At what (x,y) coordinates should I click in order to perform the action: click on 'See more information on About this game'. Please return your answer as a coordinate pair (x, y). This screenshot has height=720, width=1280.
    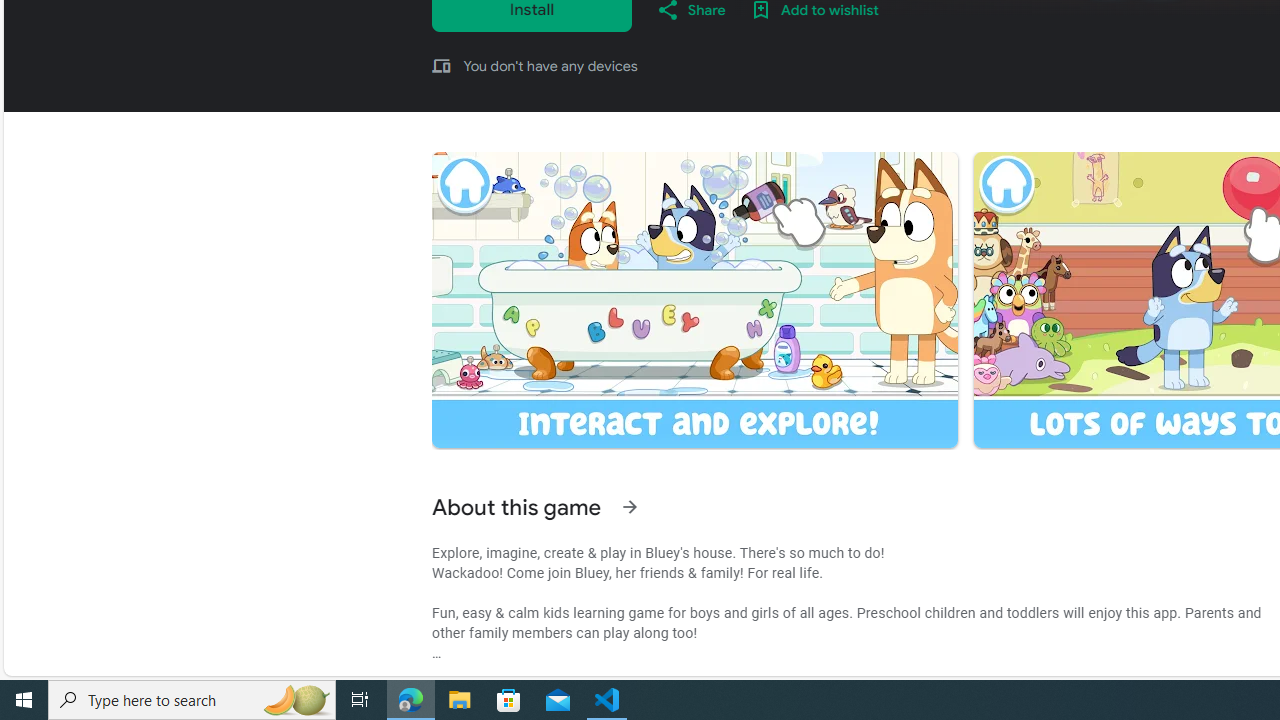
    Looking at the image, I should click on (628, 506).